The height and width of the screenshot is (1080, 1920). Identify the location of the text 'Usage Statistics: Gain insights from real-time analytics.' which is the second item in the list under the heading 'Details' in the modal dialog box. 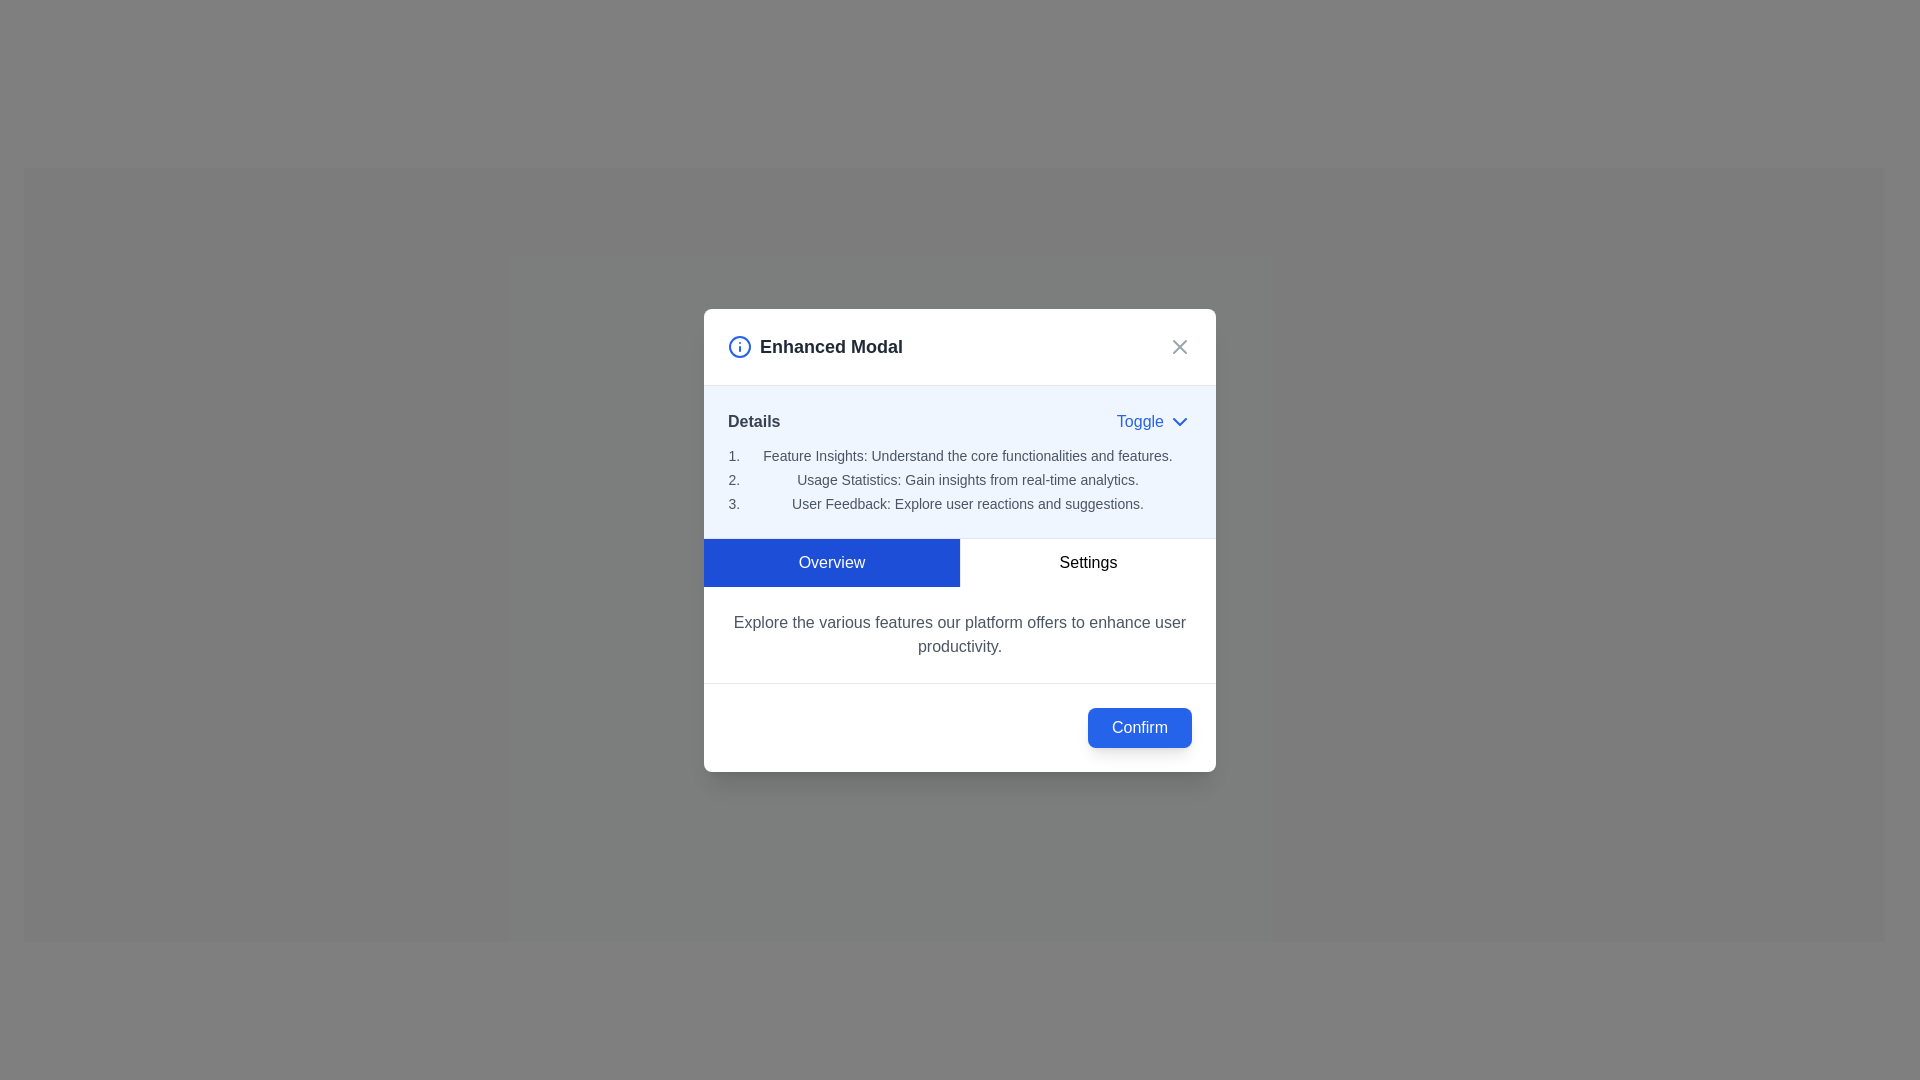
(968, 478).